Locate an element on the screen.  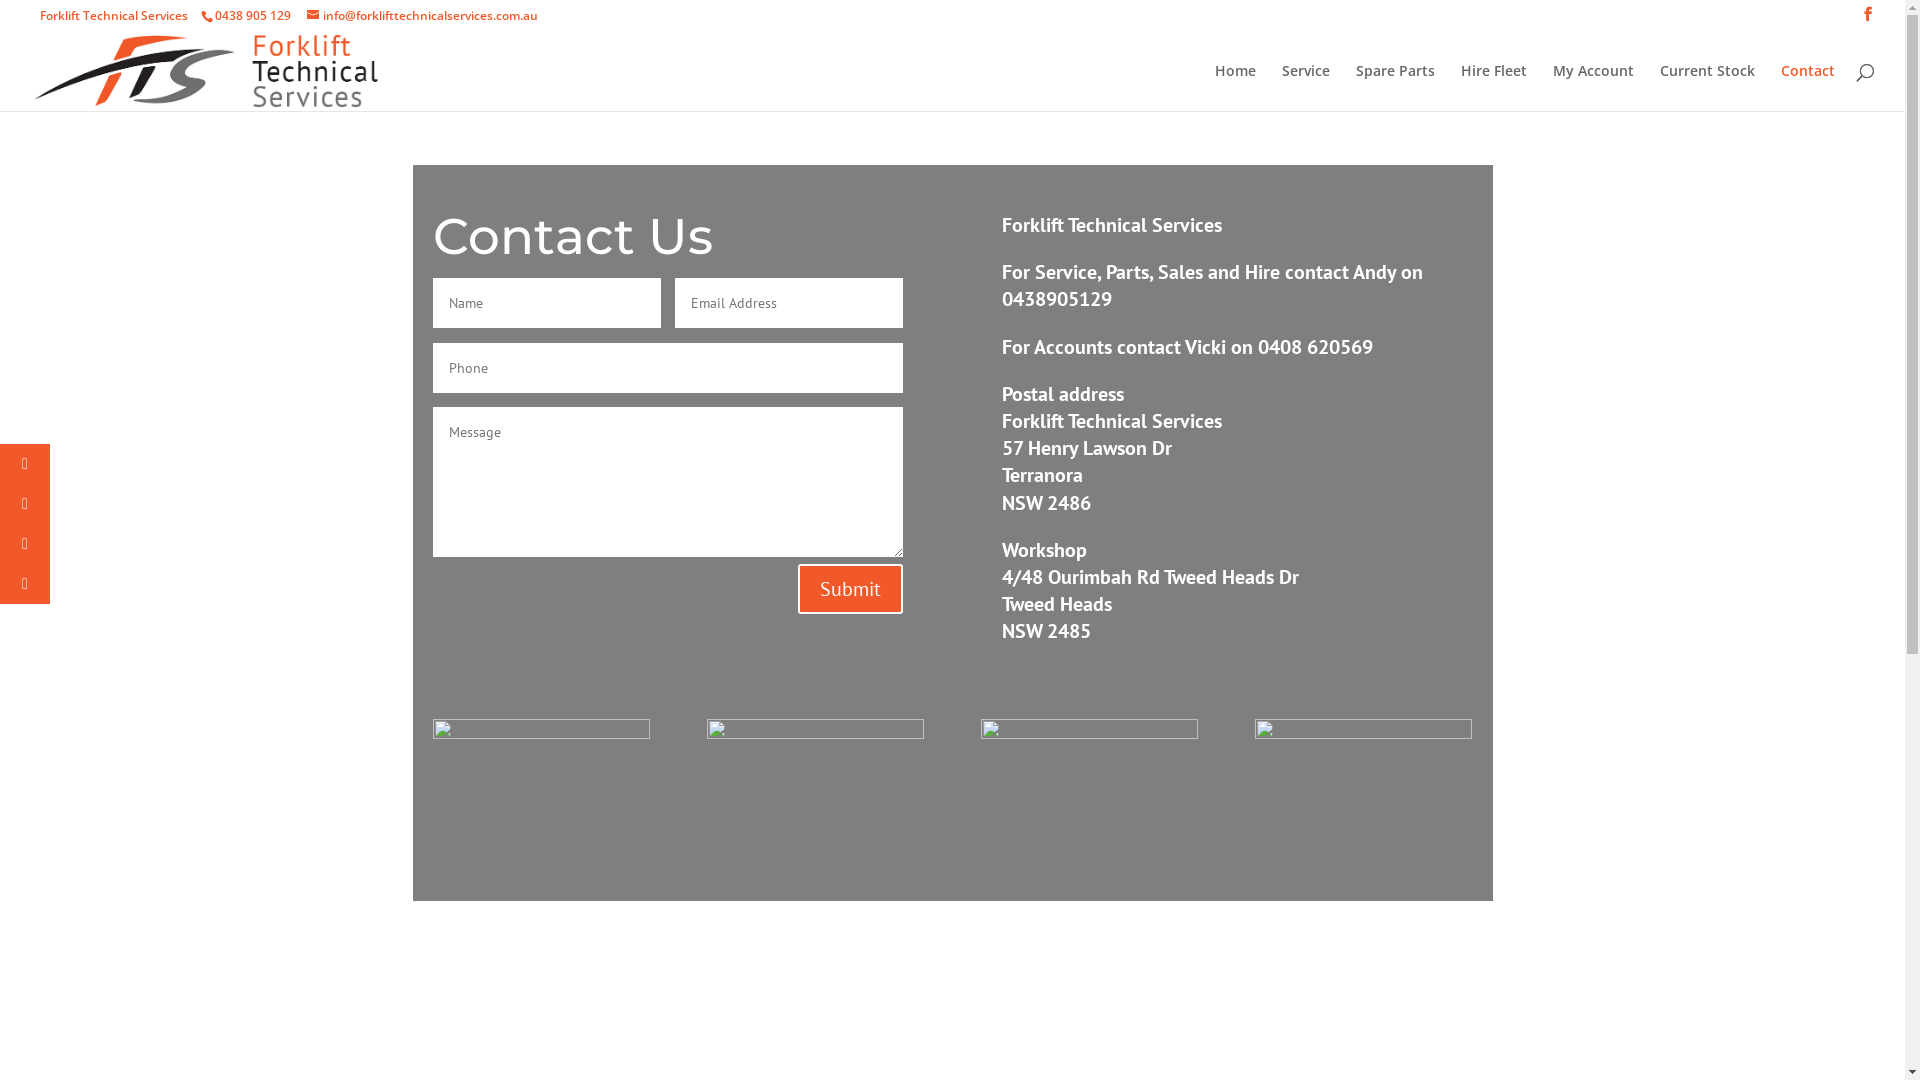
'Image-5' is located at coordinates (540, 732).